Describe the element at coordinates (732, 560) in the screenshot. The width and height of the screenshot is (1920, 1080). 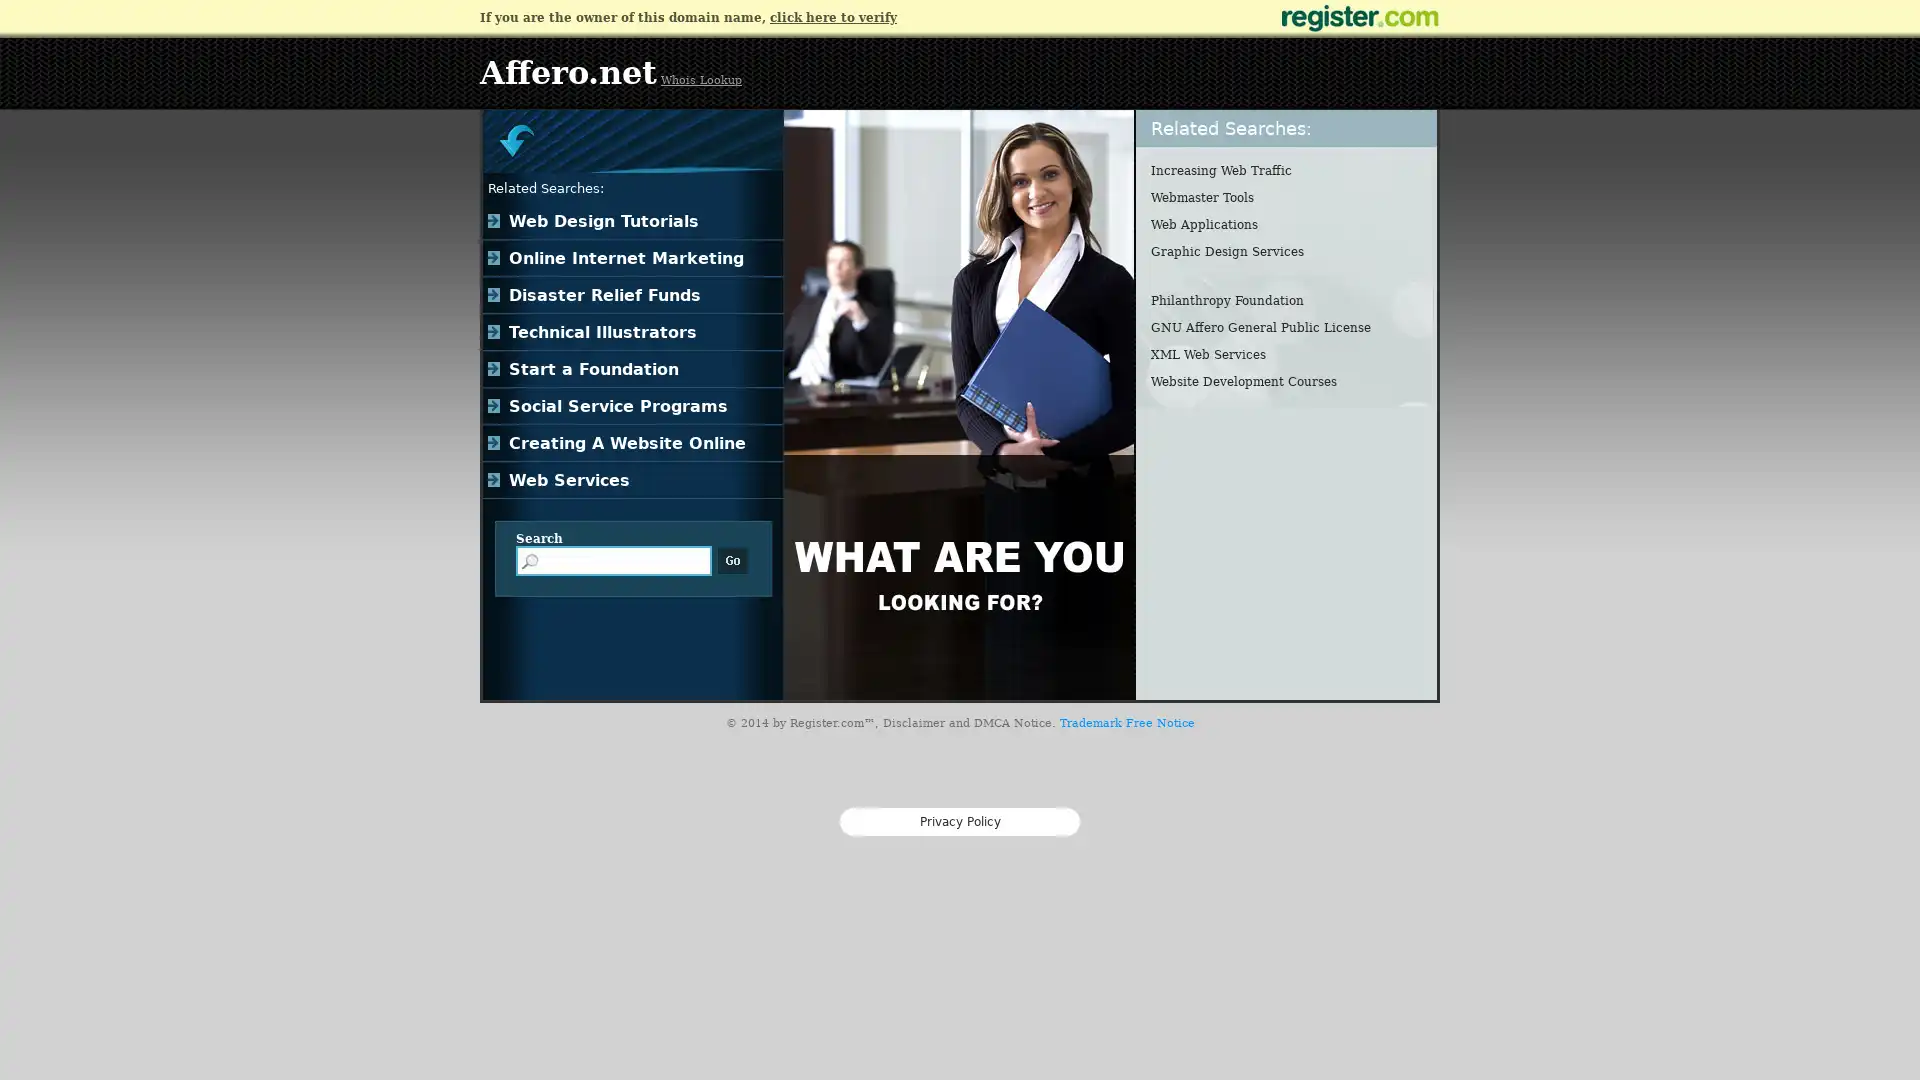
I see `Go` at that location.